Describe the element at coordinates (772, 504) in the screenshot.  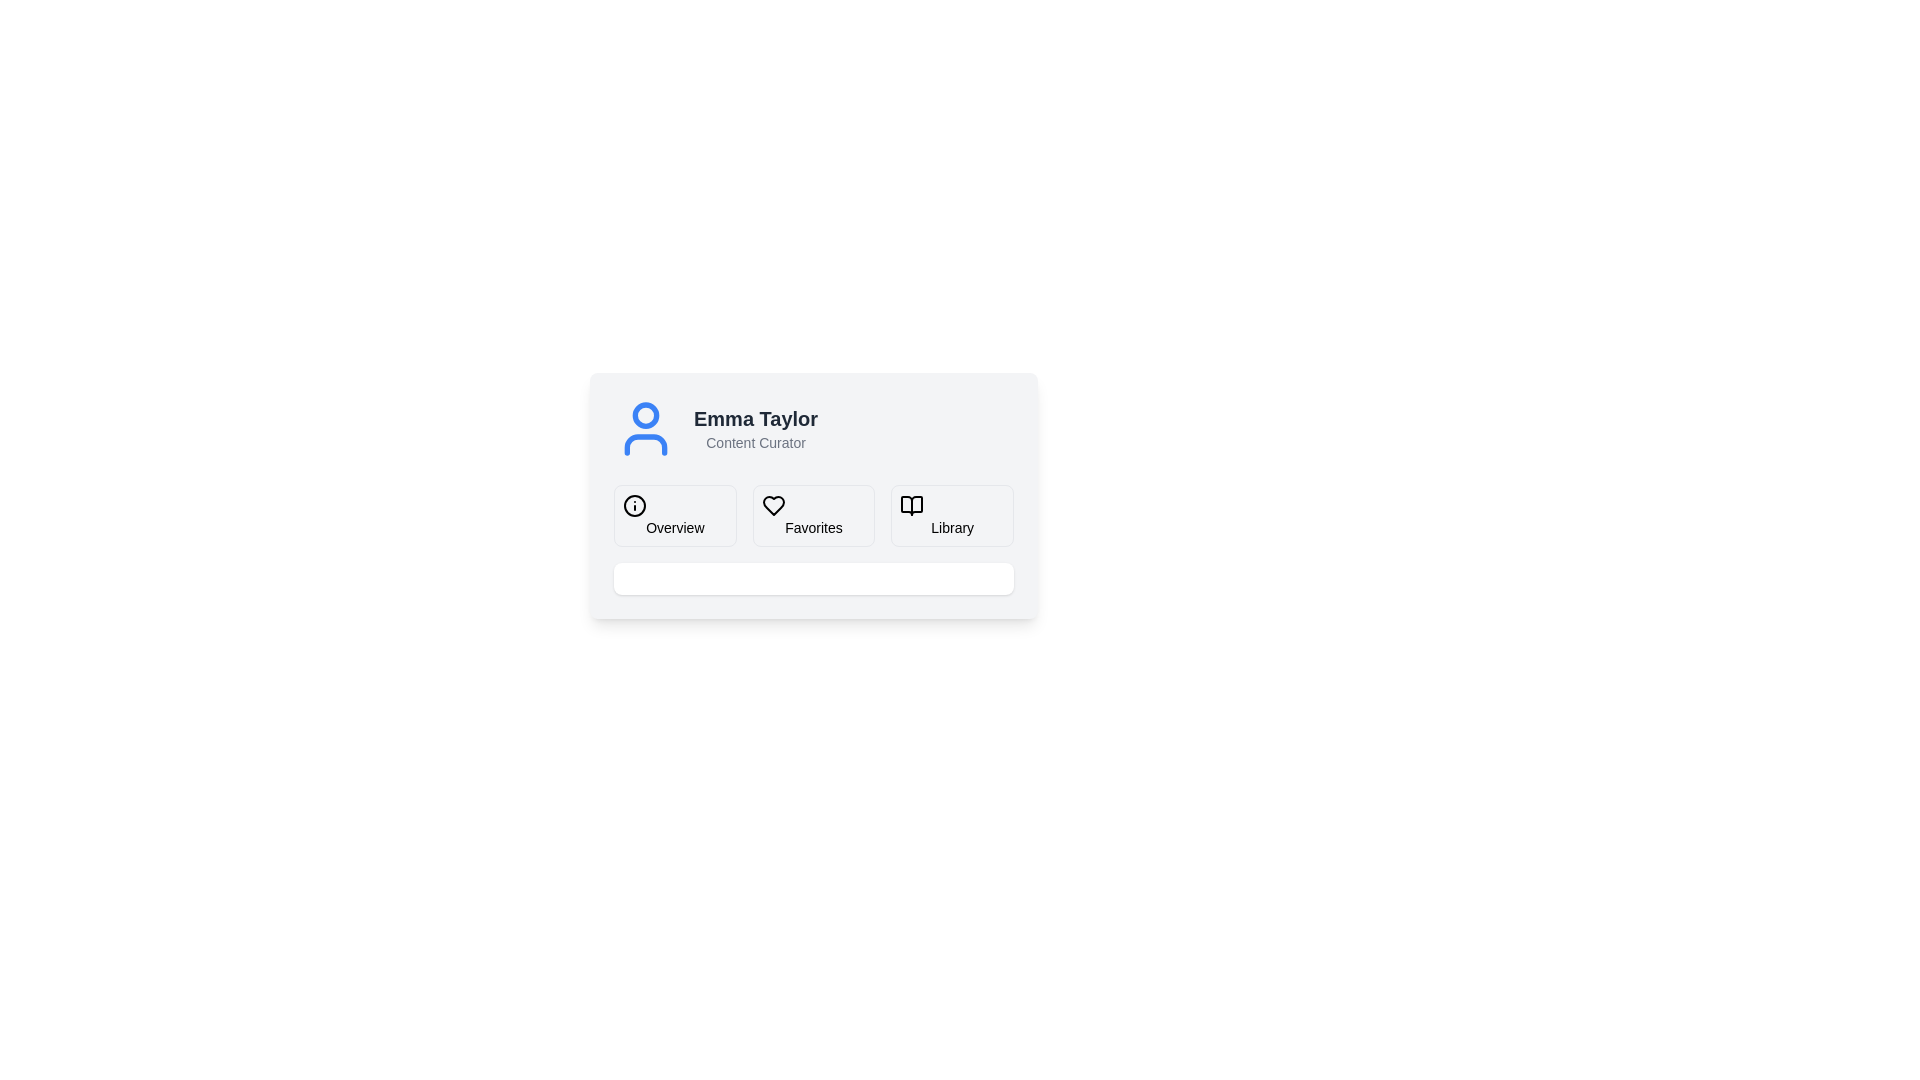
I see `the 'Favorites' button icon` at that location.